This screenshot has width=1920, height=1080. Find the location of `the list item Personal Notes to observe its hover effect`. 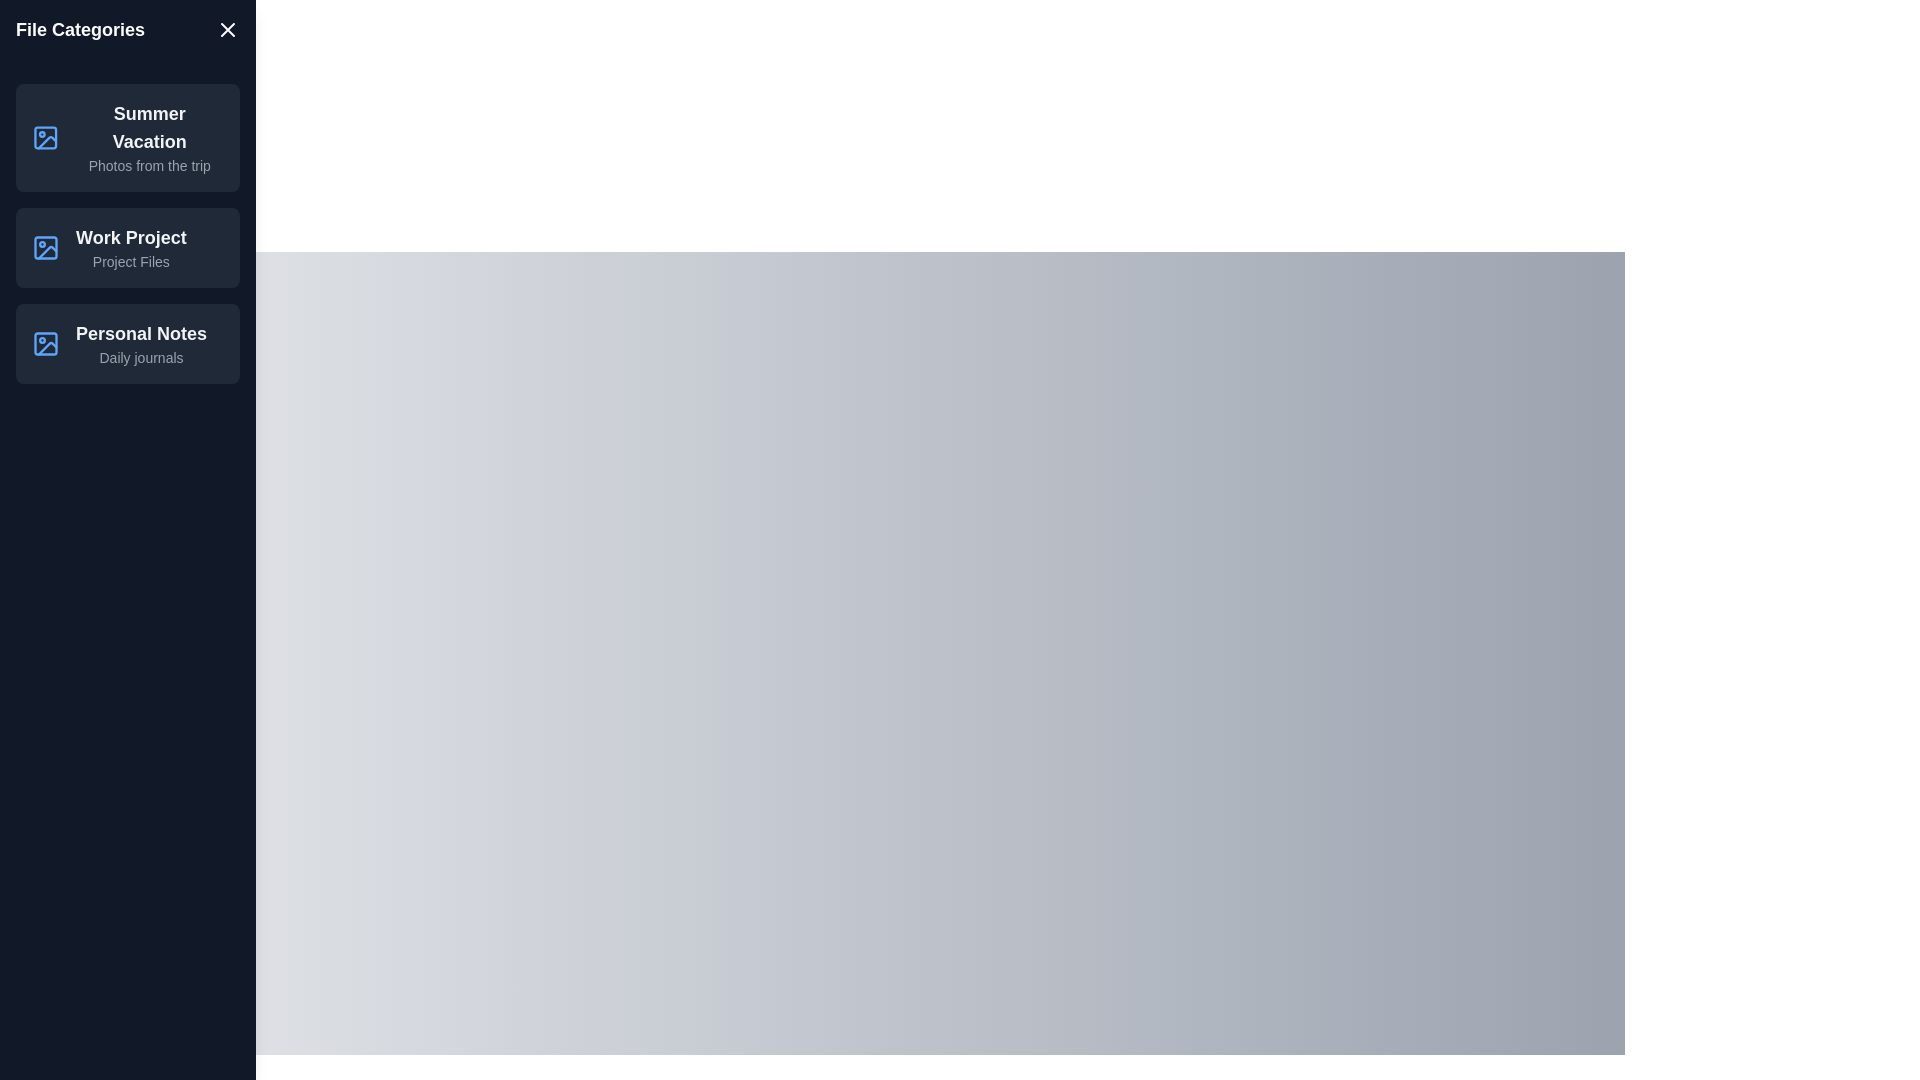

the list item Personal Notes to observe its hover effect is located at coordinates (127, 342).